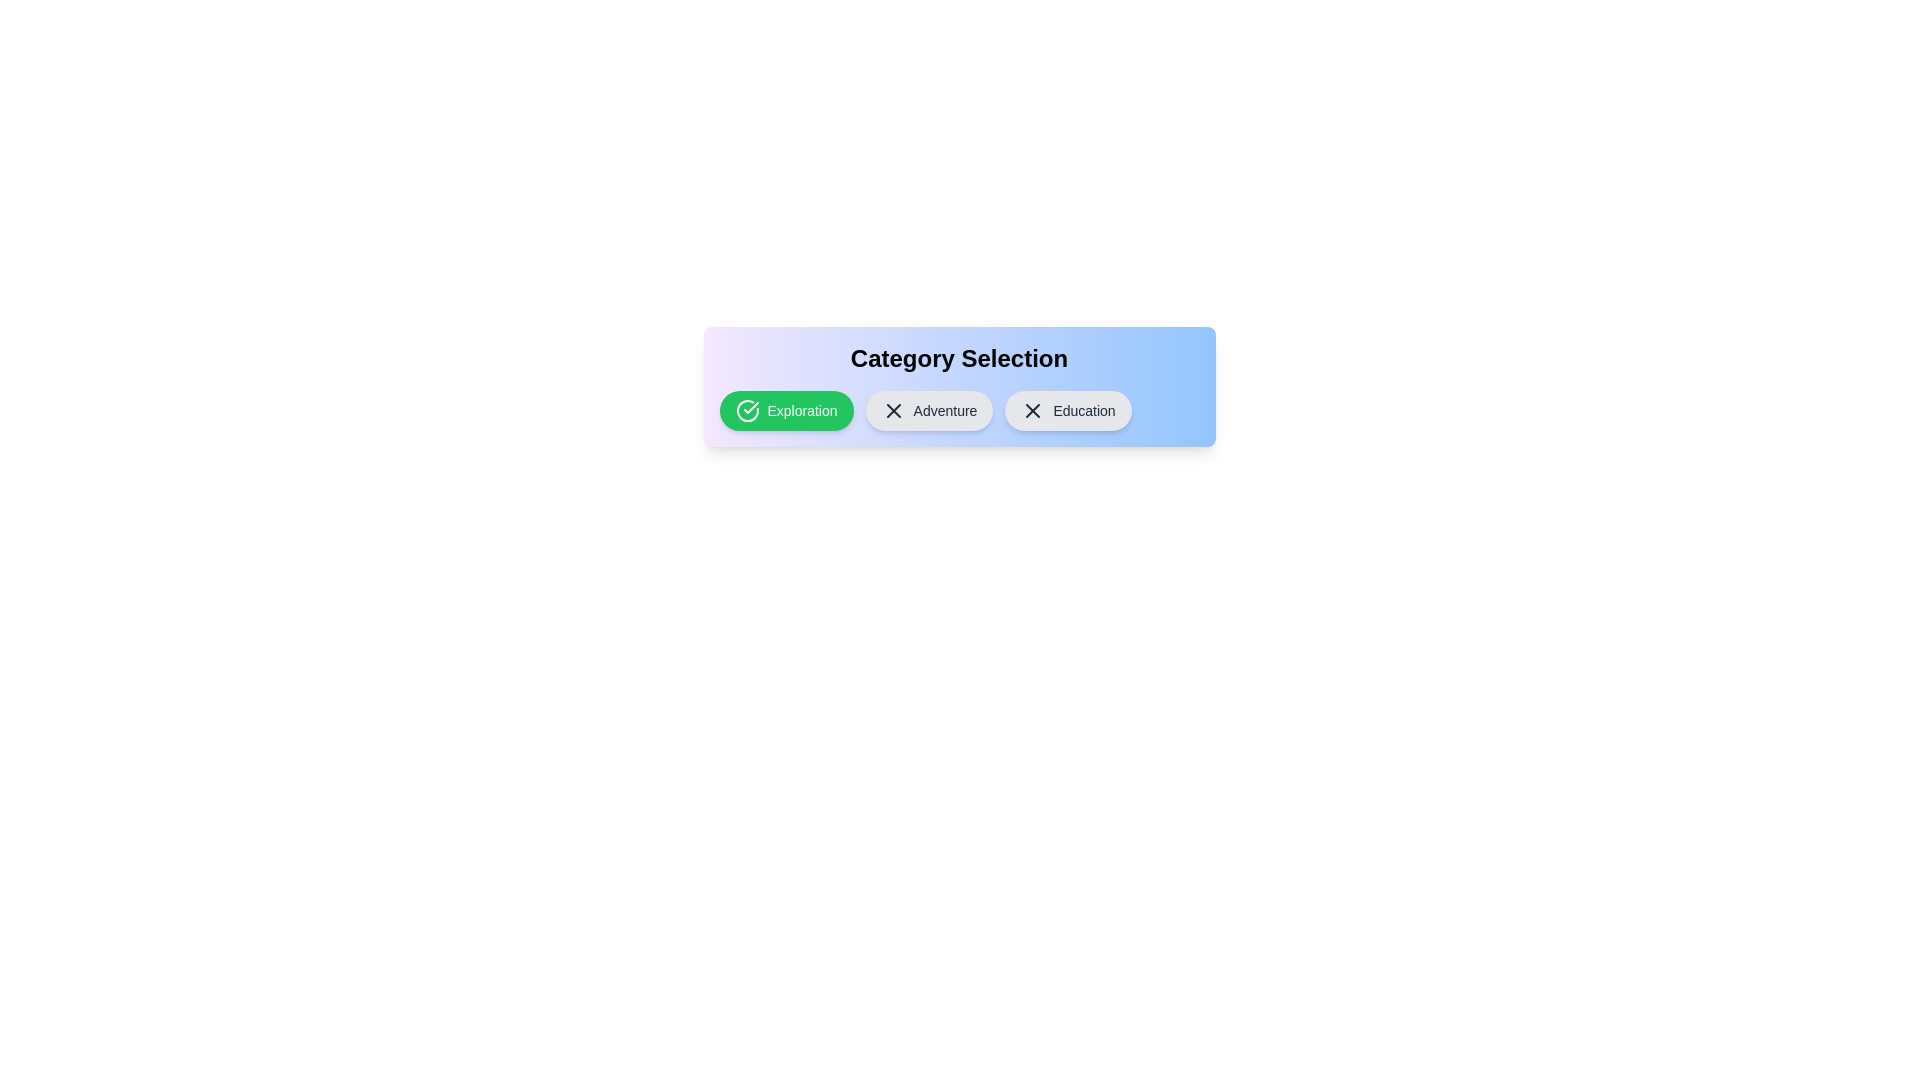 The width and height of the screenshot is (1920, 1080). I want to click on the 'Exploration' category to deselect it, so click(785, 410).